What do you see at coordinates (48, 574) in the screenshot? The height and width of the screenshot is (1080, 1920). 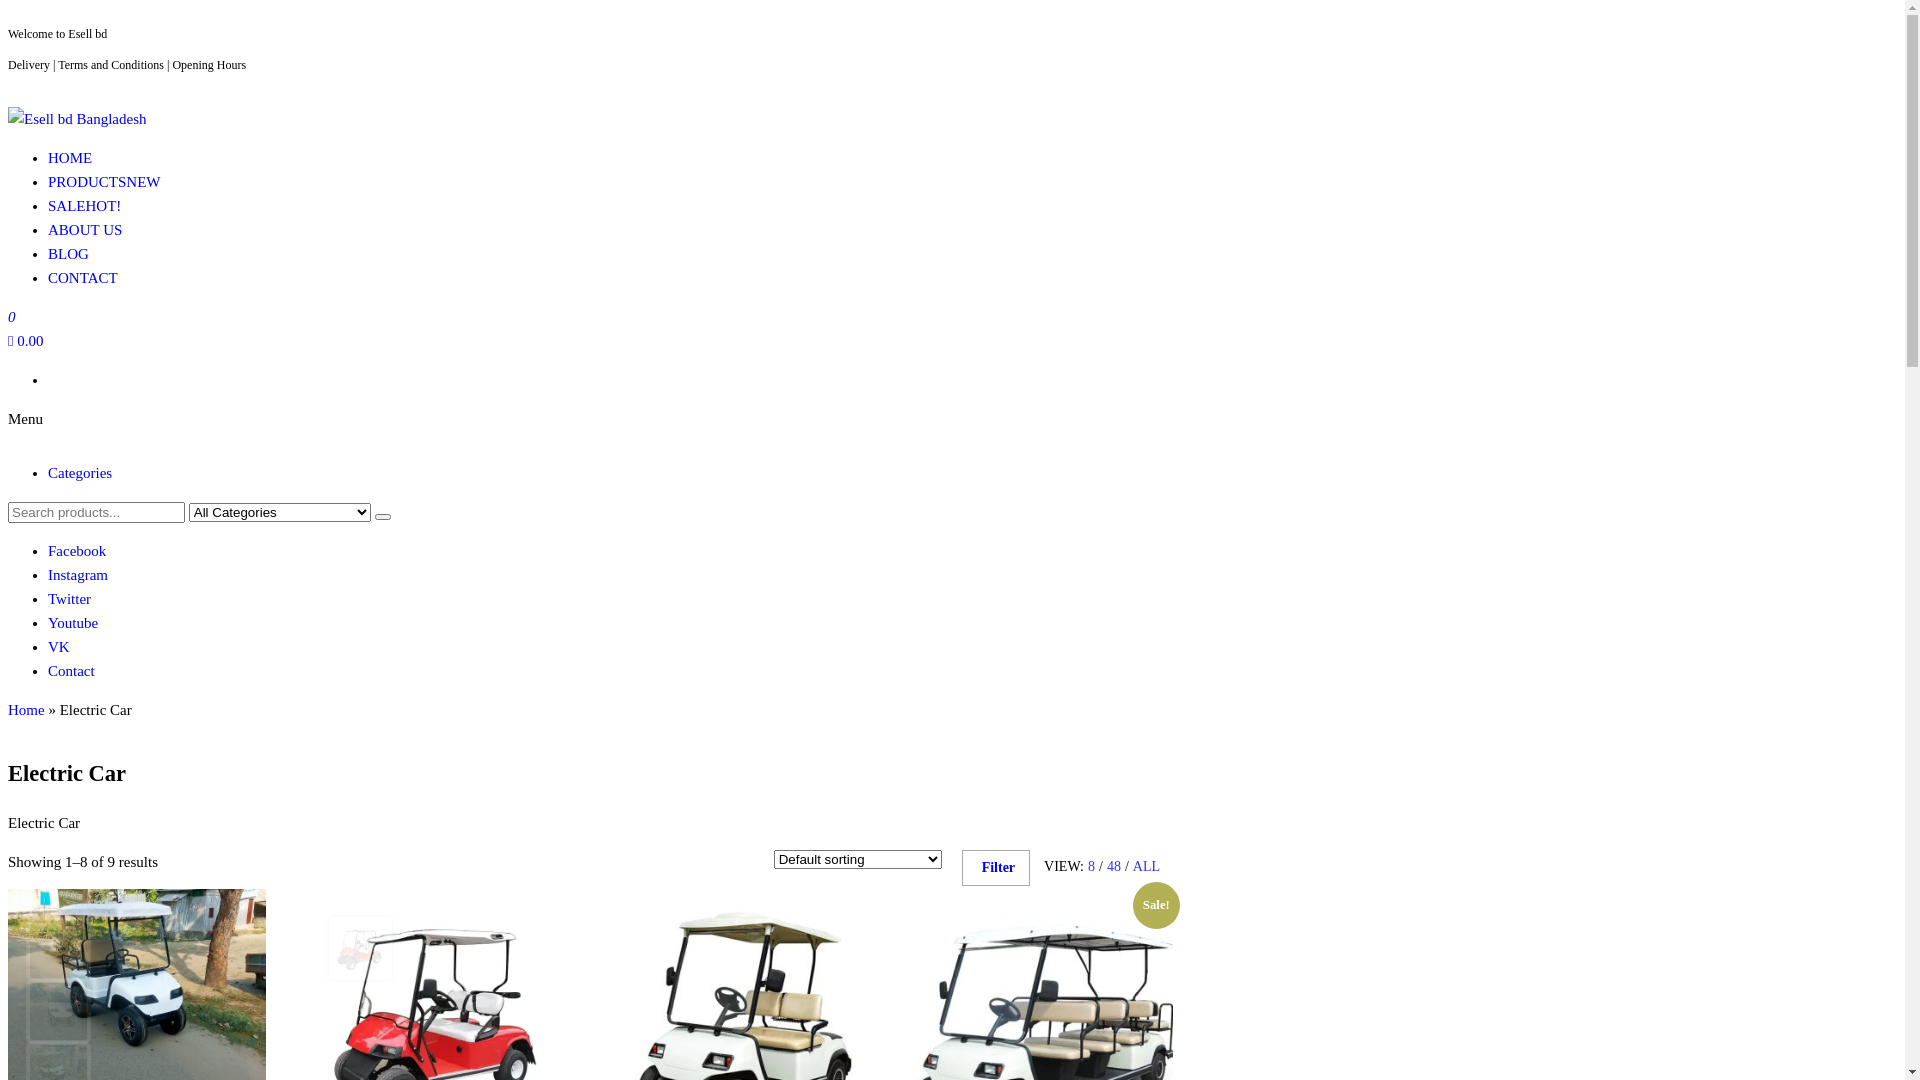 I see `'Instagram'` at bounding box center [48, 574].